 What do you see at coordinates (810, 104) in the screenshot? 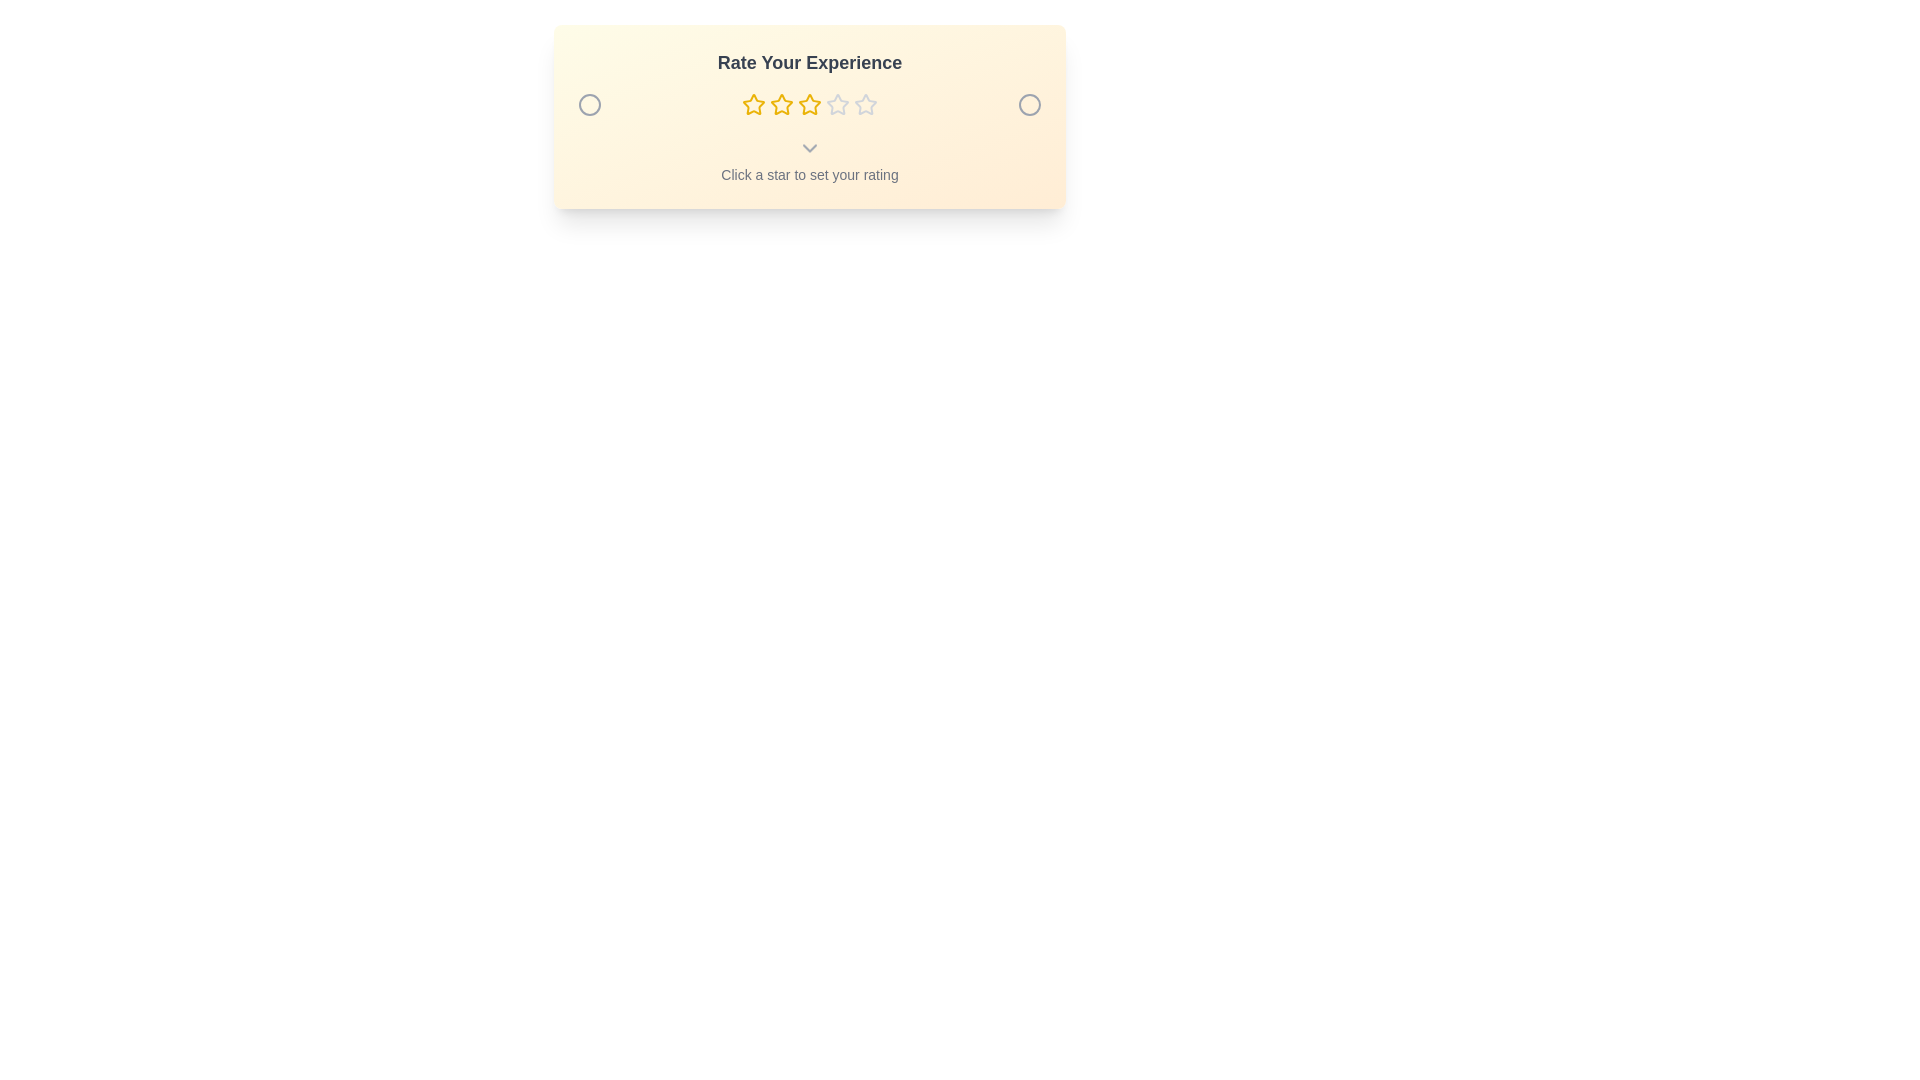
I see `the star representing the desired rating 3` at bounding box center [810, 104].